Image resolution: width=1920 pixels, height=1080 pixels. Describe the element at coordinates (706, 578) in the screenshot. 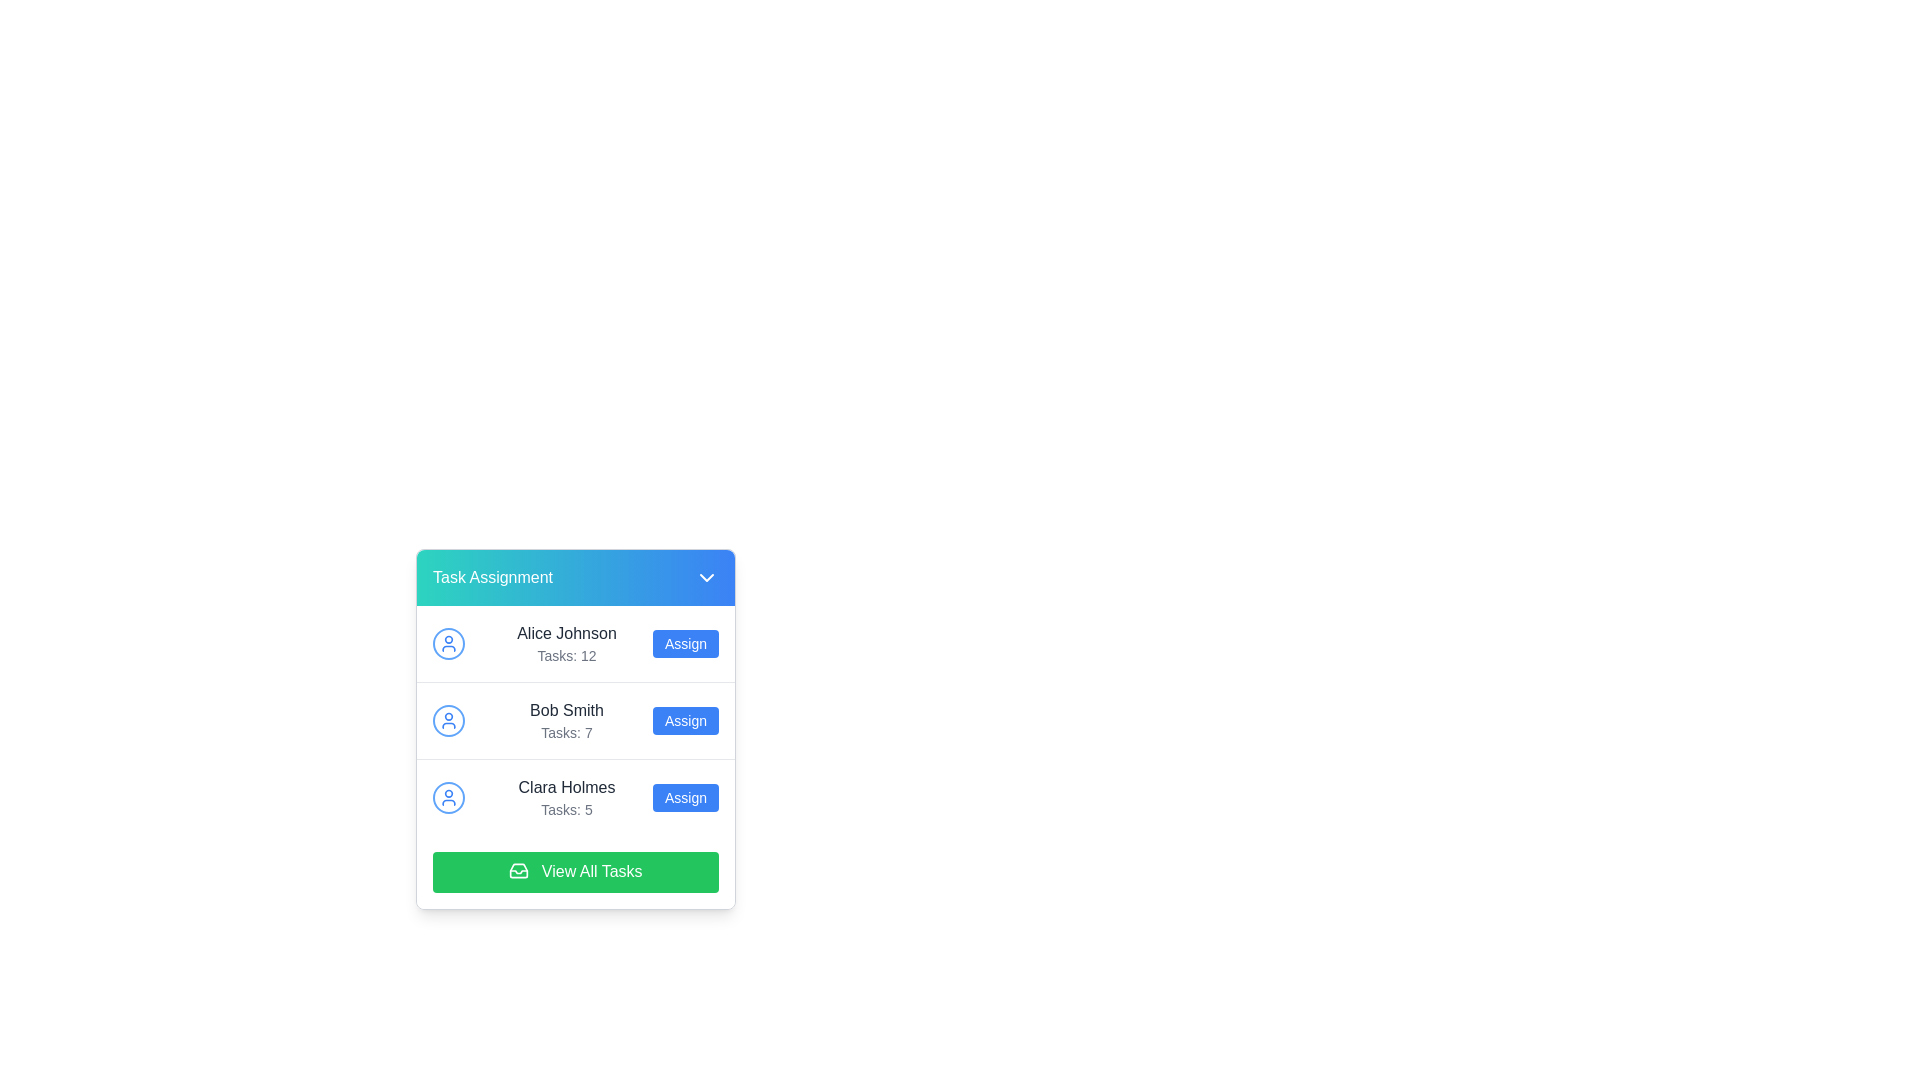

I see `downward caret icon in the 'Task Assignment' section for debugging purposes, which is located to the right of the 'Task Assignment' text in the header` at that location.